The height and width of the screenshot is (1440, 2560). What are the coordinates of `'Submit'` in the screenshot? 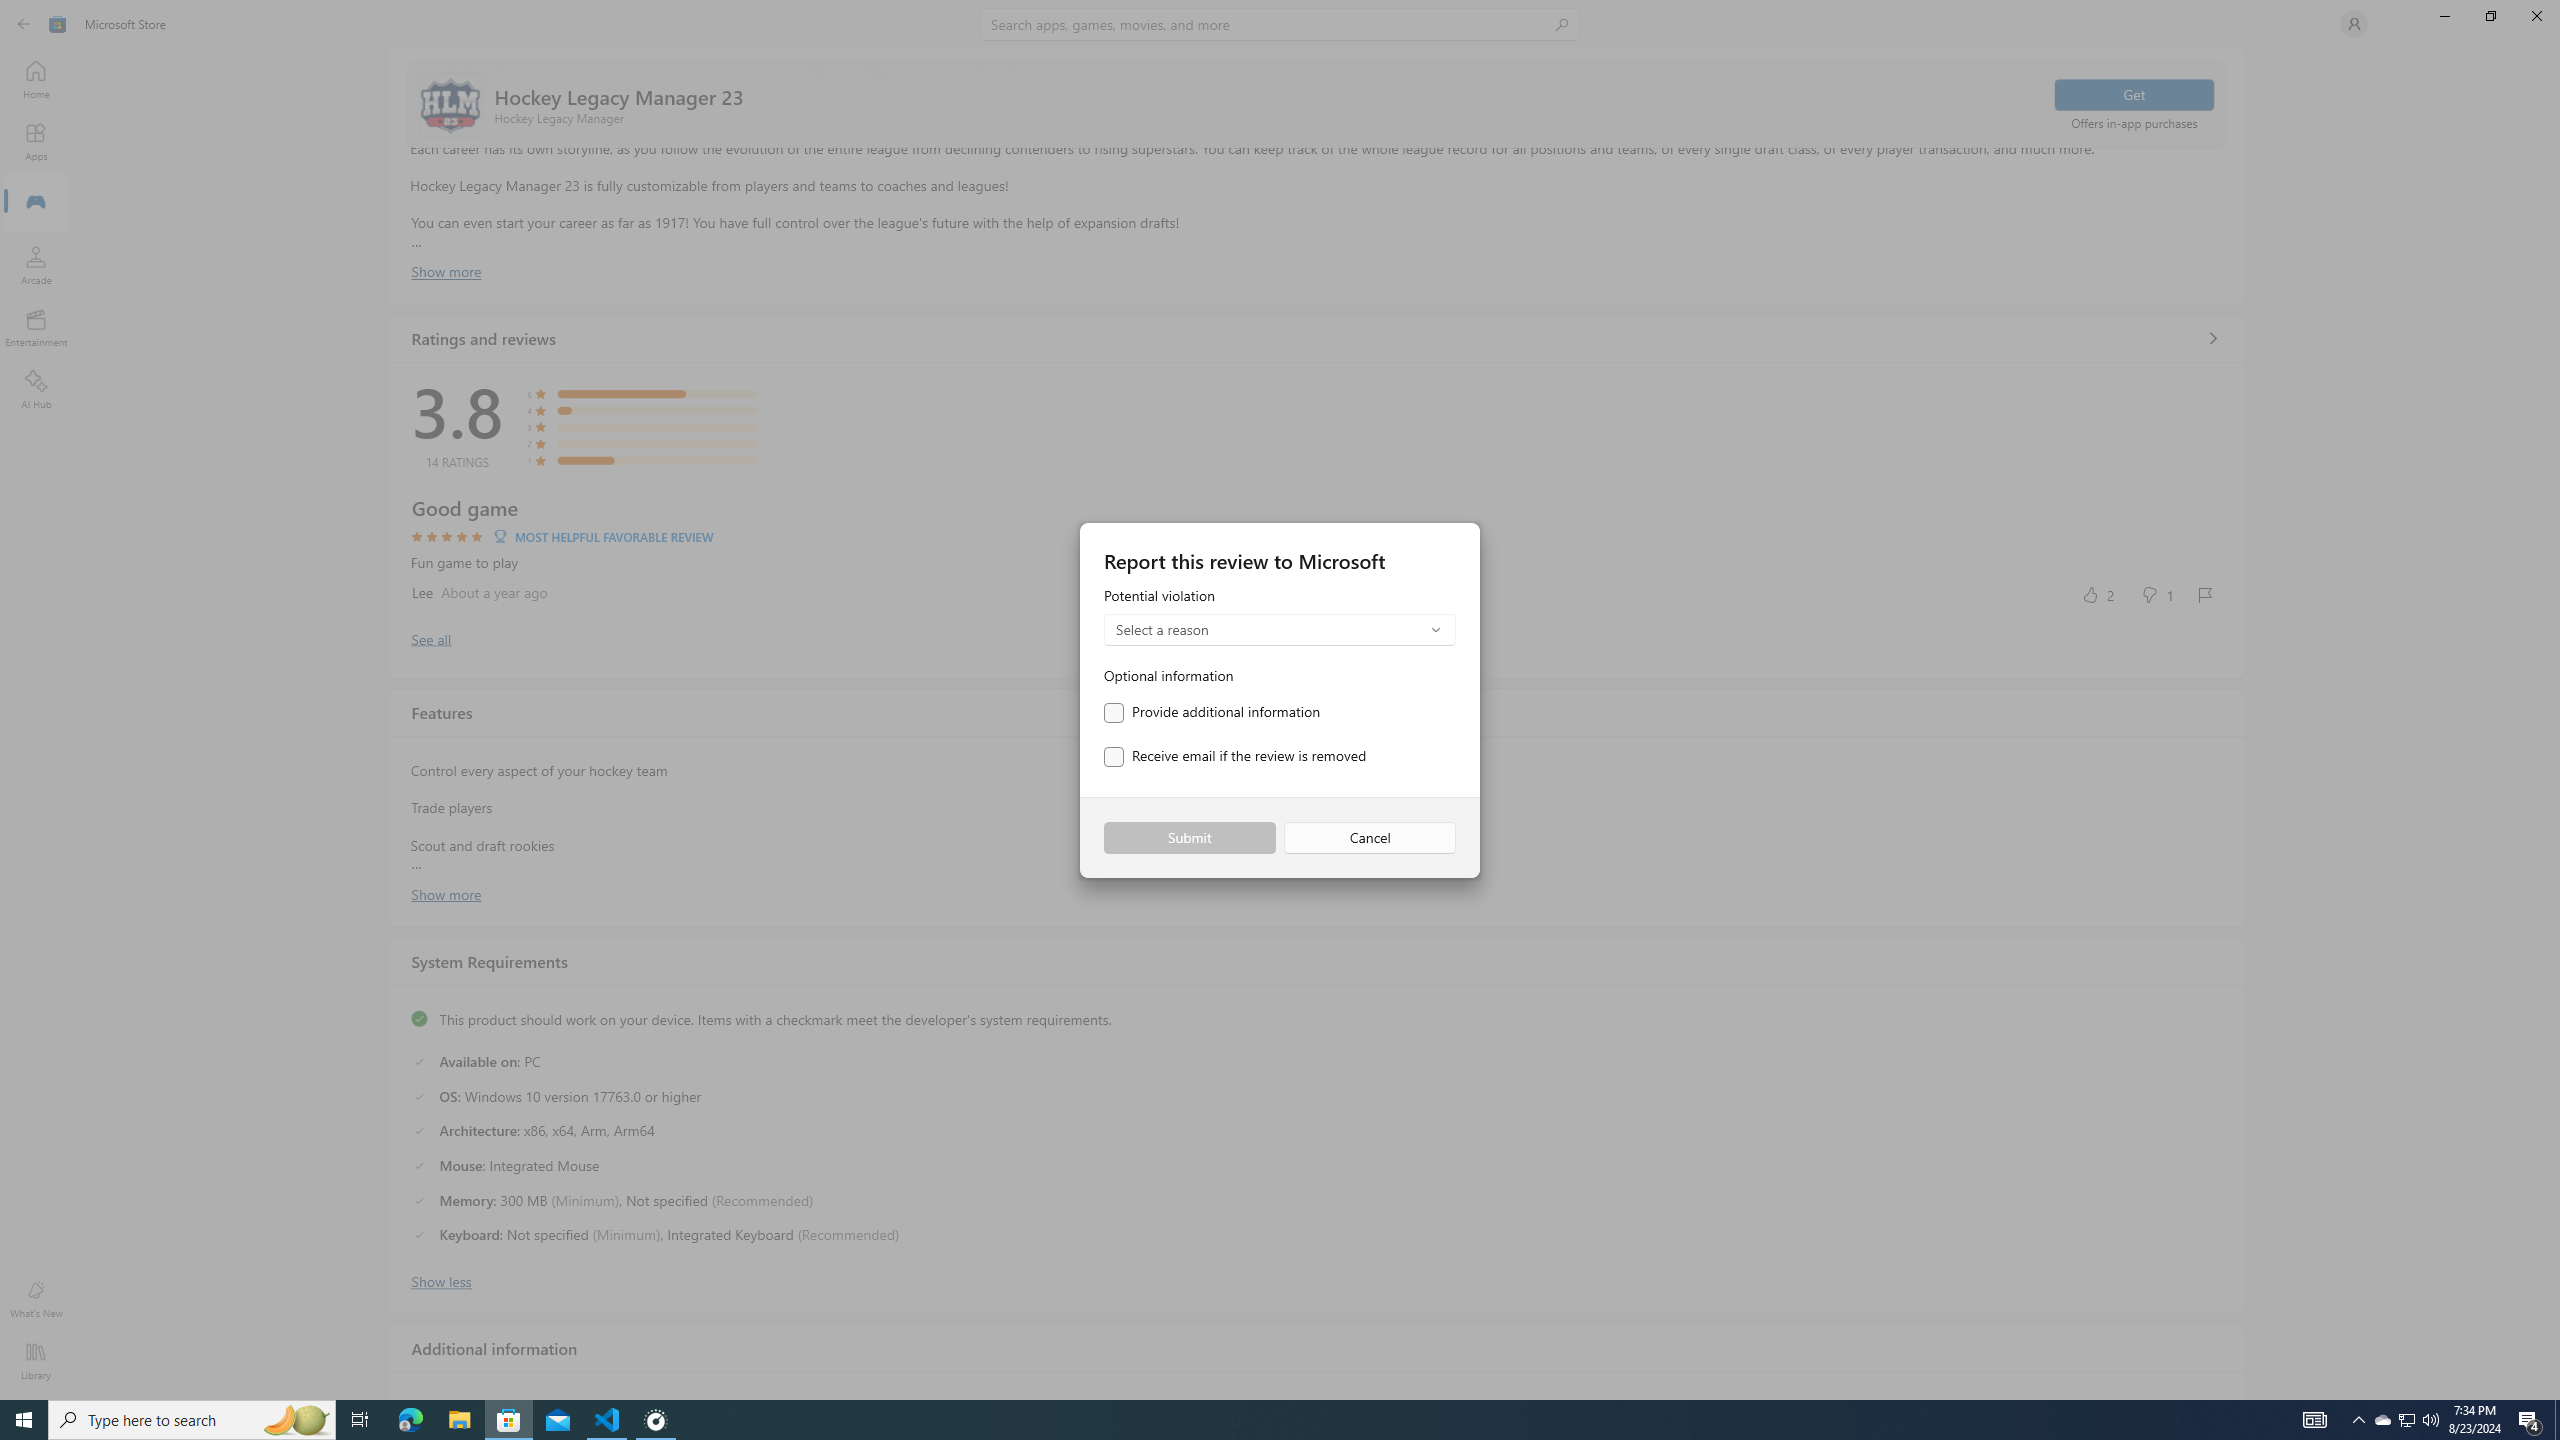 It's located at (1189, 838).